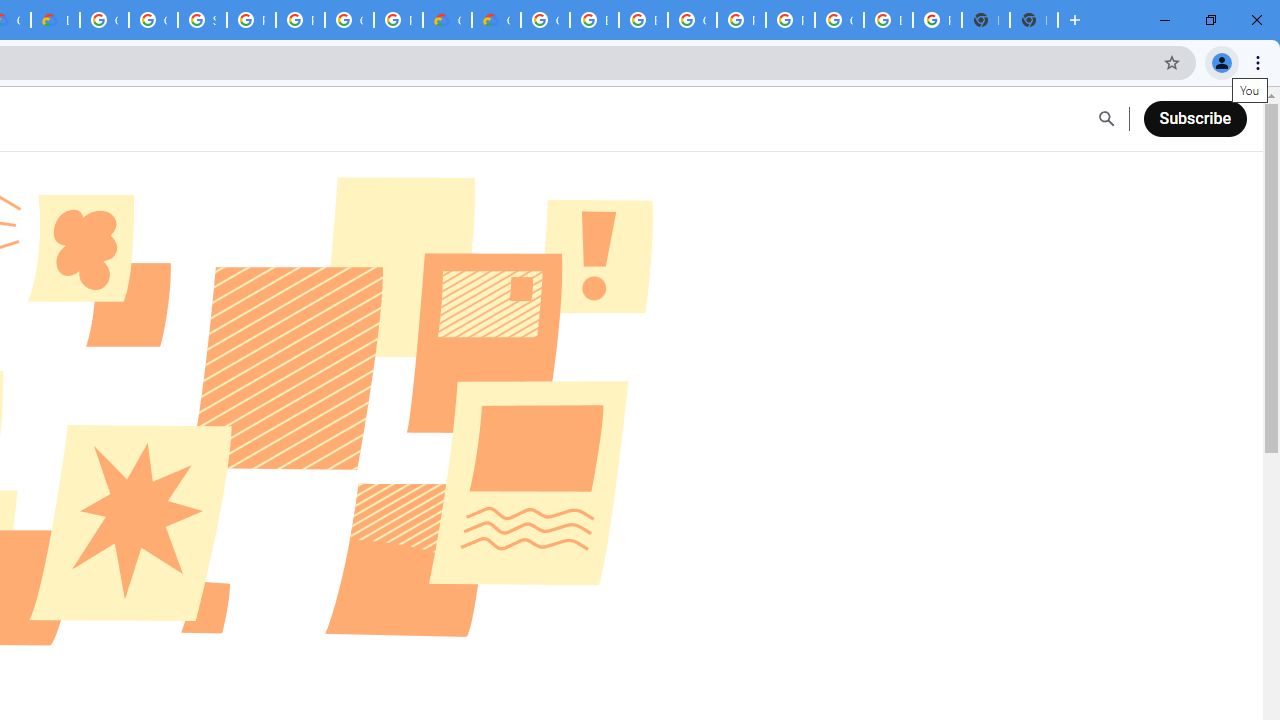  I want to click on 'Google Cloud Platform', so click(545, 20).